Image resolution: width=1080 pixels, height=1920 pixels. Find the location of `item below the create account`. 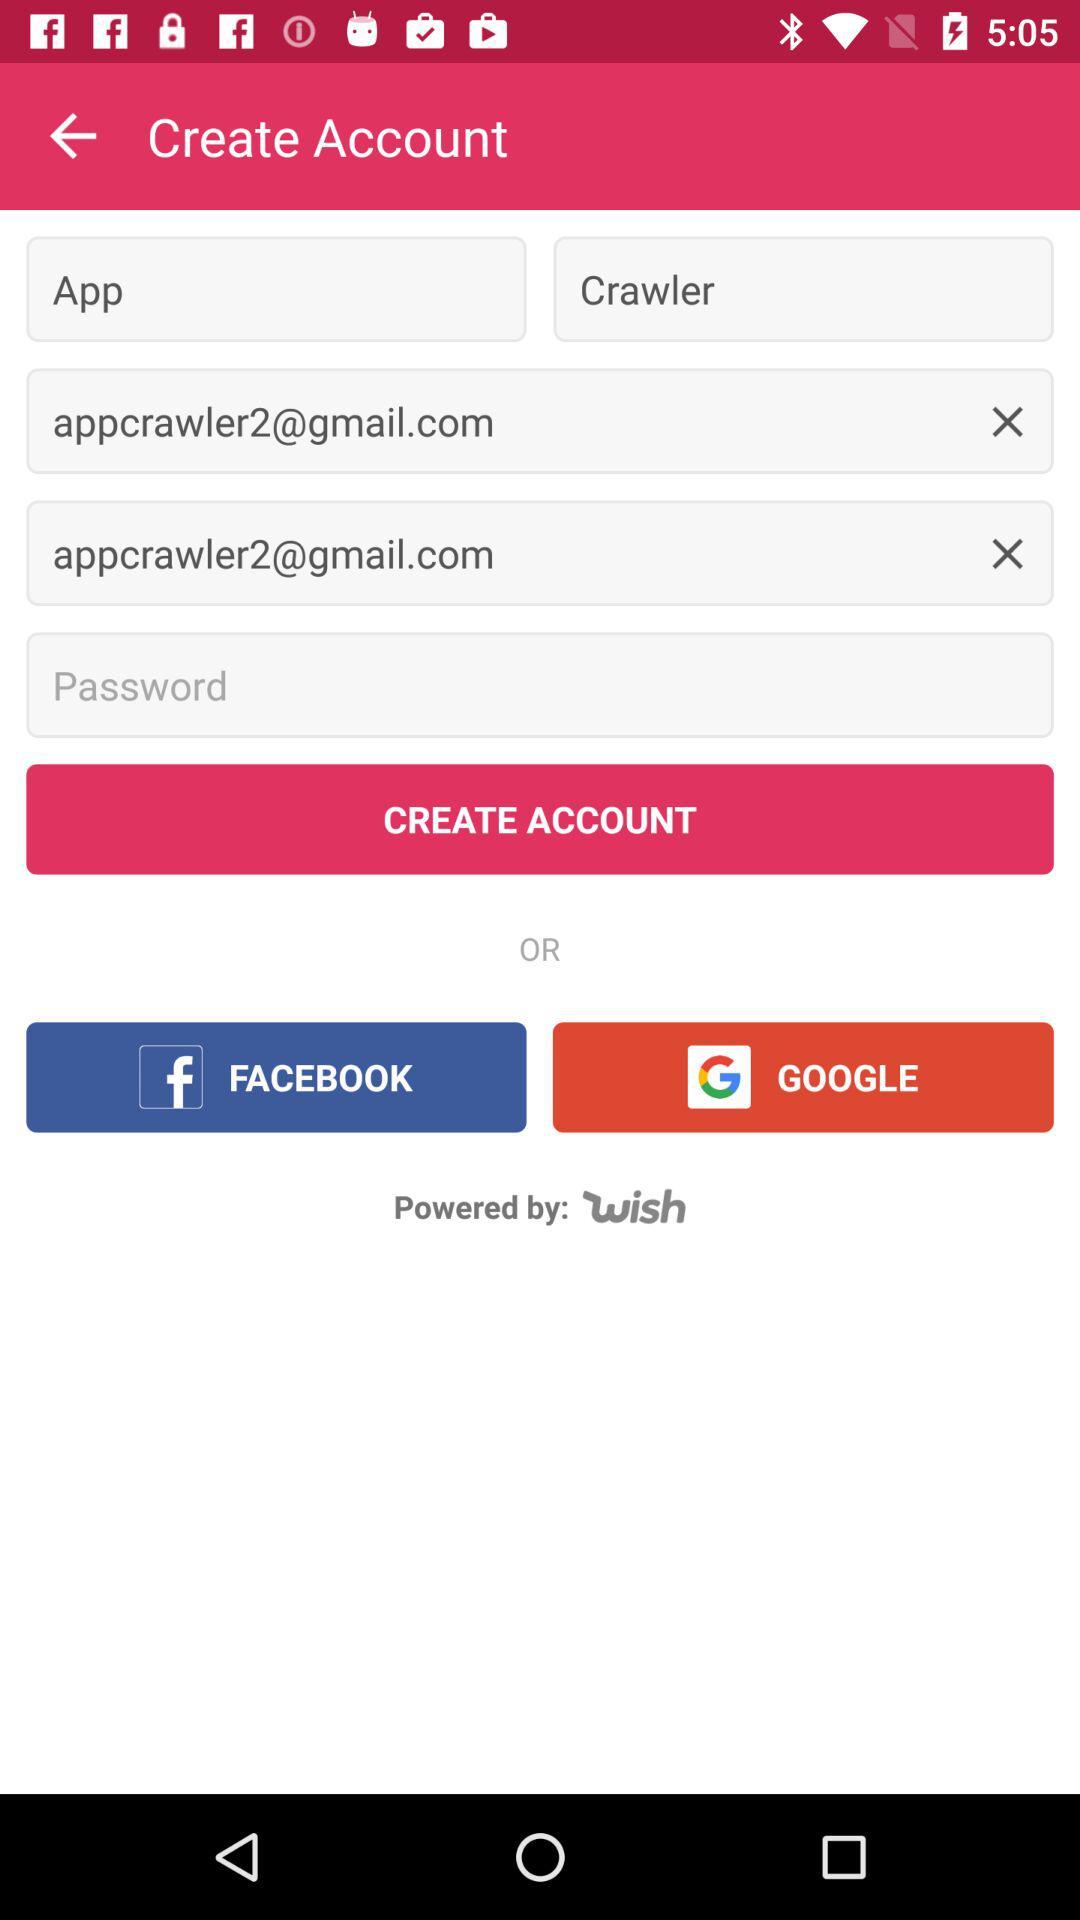

item below the create account is located at coordinates (276, 288).